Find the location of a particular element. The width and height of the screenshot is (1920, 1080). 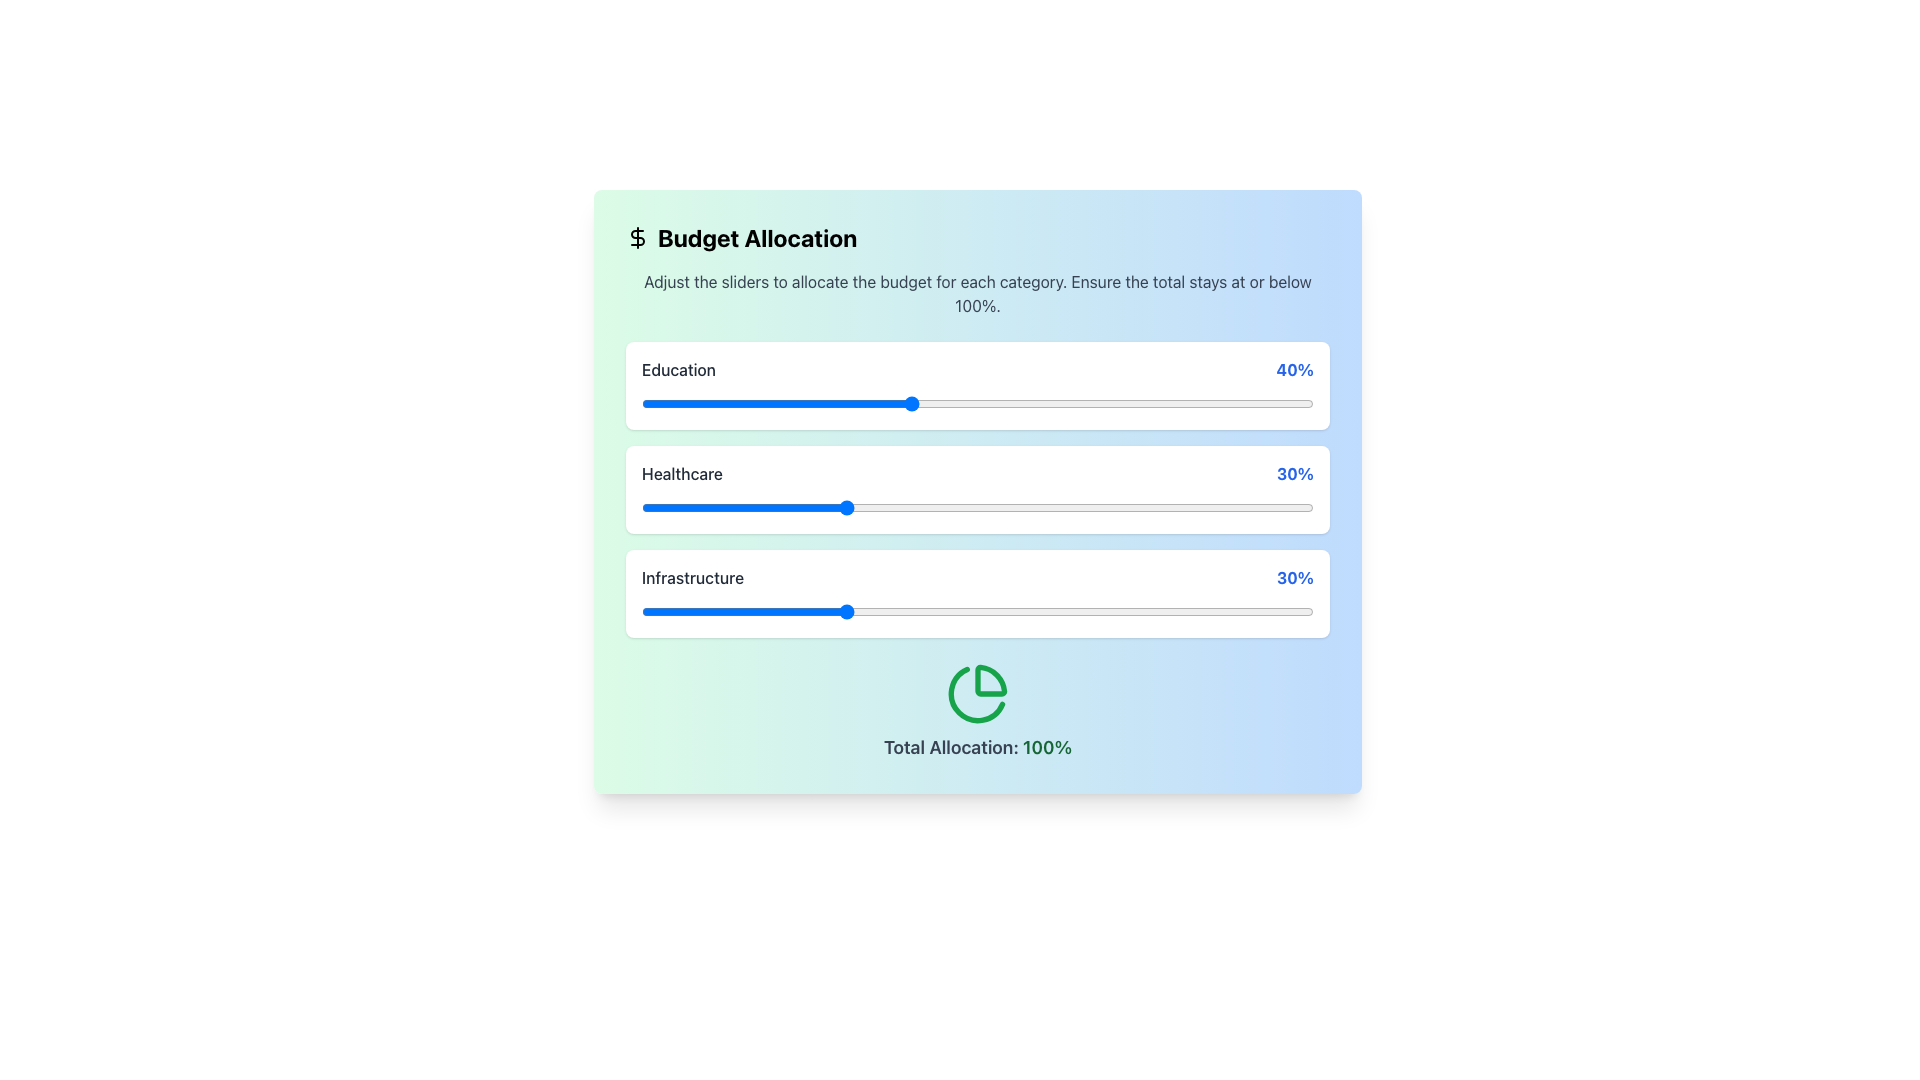

the Education allocation slider is located at coordinates (923, 404).